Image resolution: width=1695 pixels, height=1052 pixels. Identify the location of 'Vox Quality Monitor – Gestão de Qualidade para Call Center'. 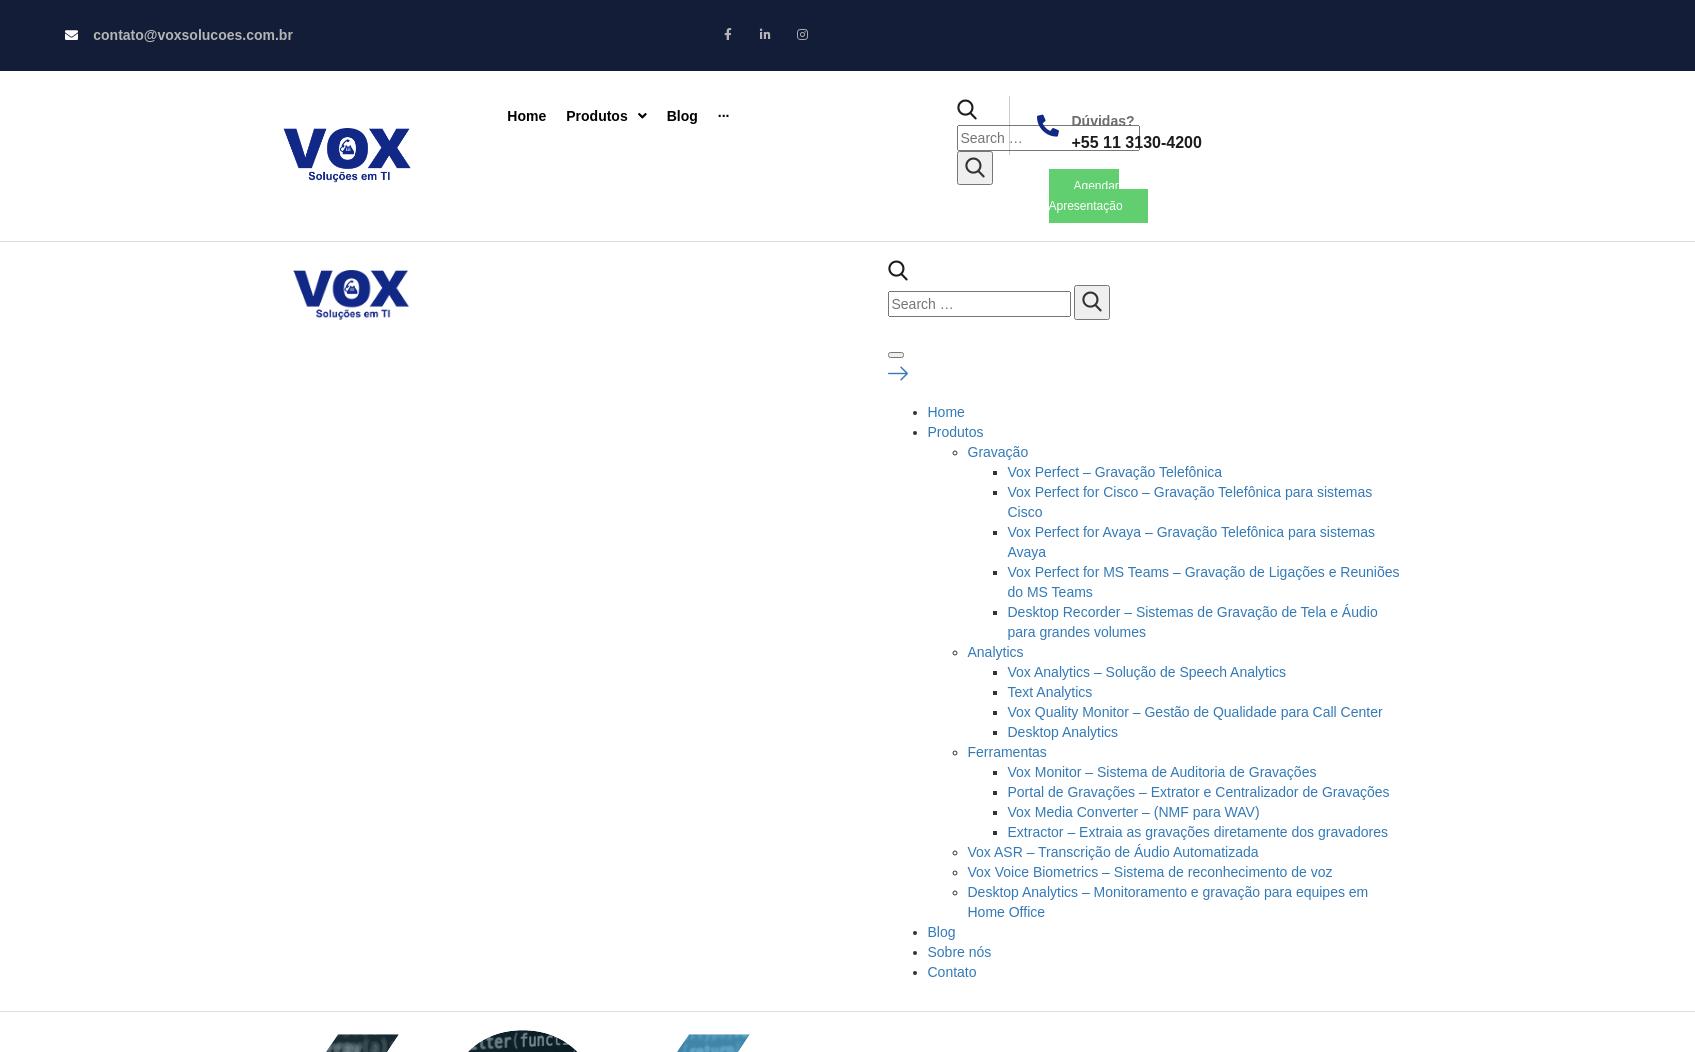
(1194, 711).